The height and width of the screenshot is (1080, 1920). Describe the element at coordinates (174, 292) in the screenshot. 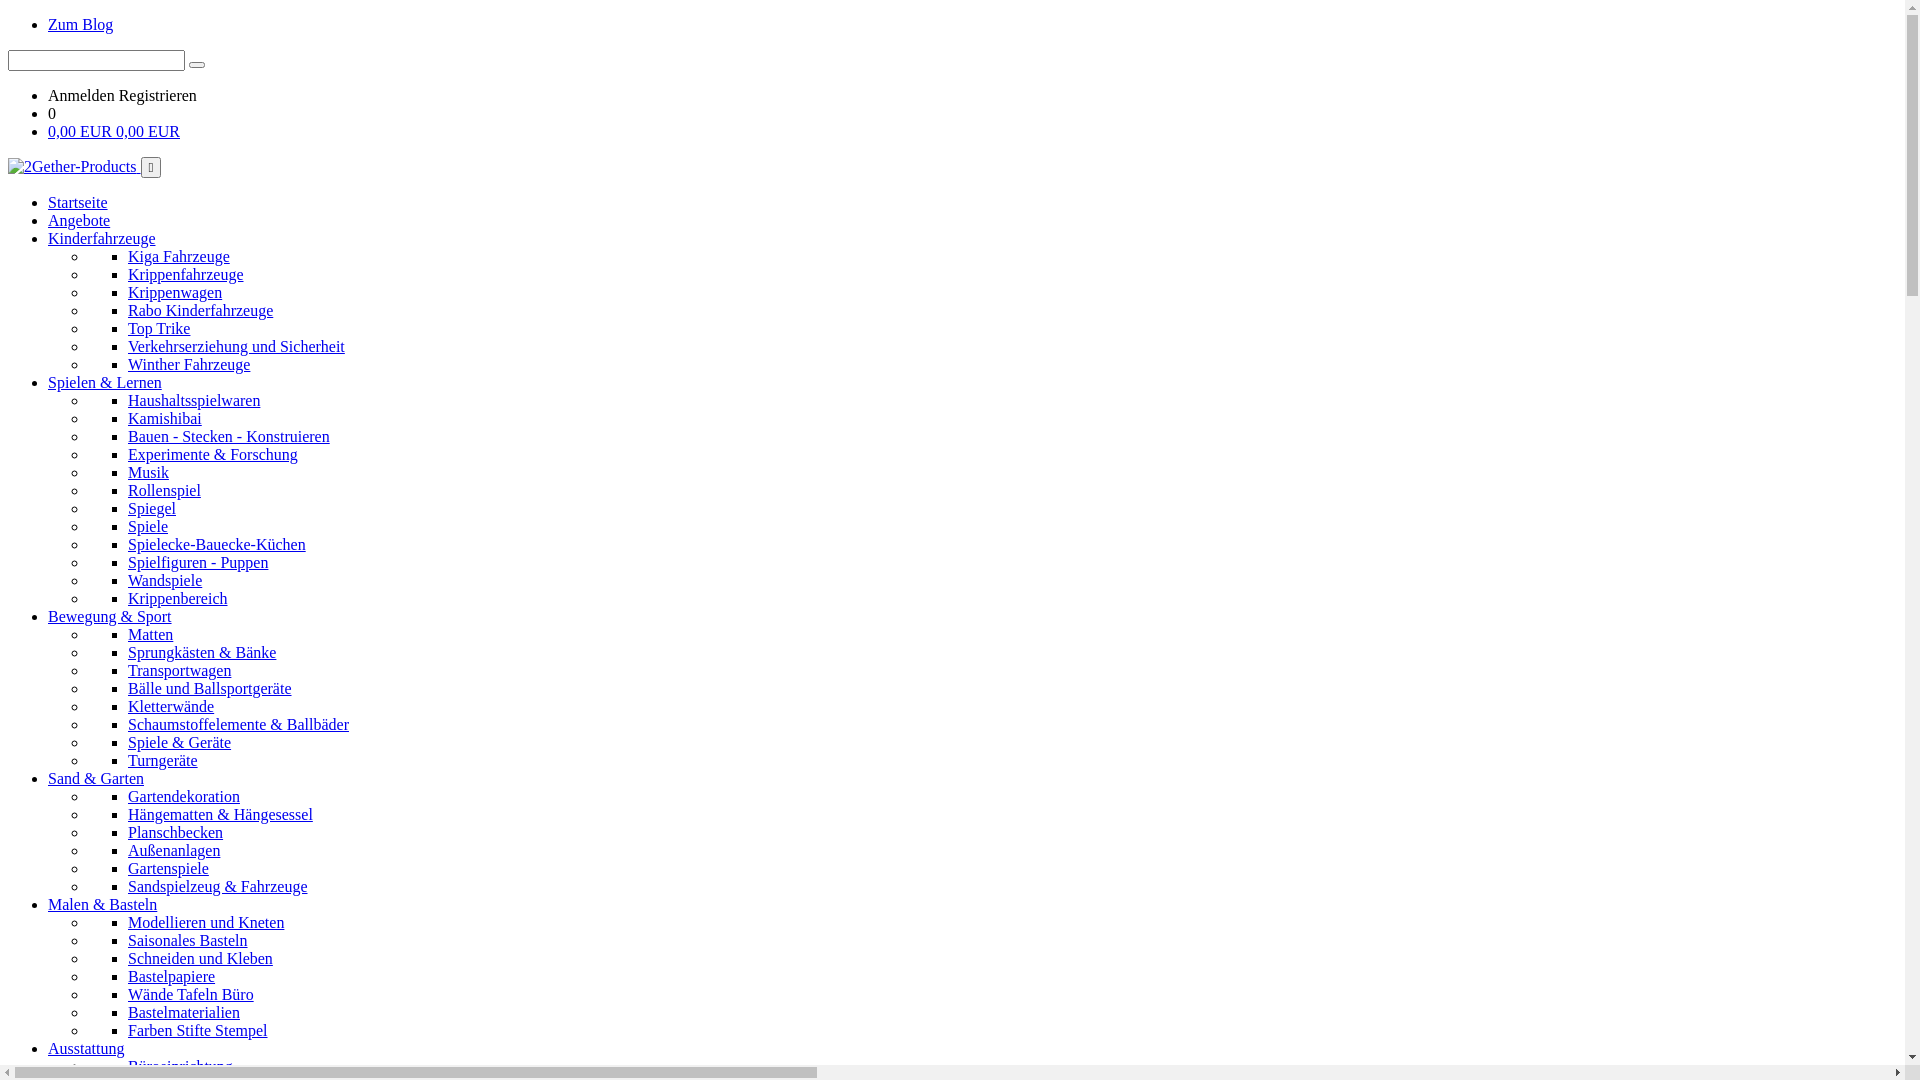

I see `'Krippenwagen'` at that location.